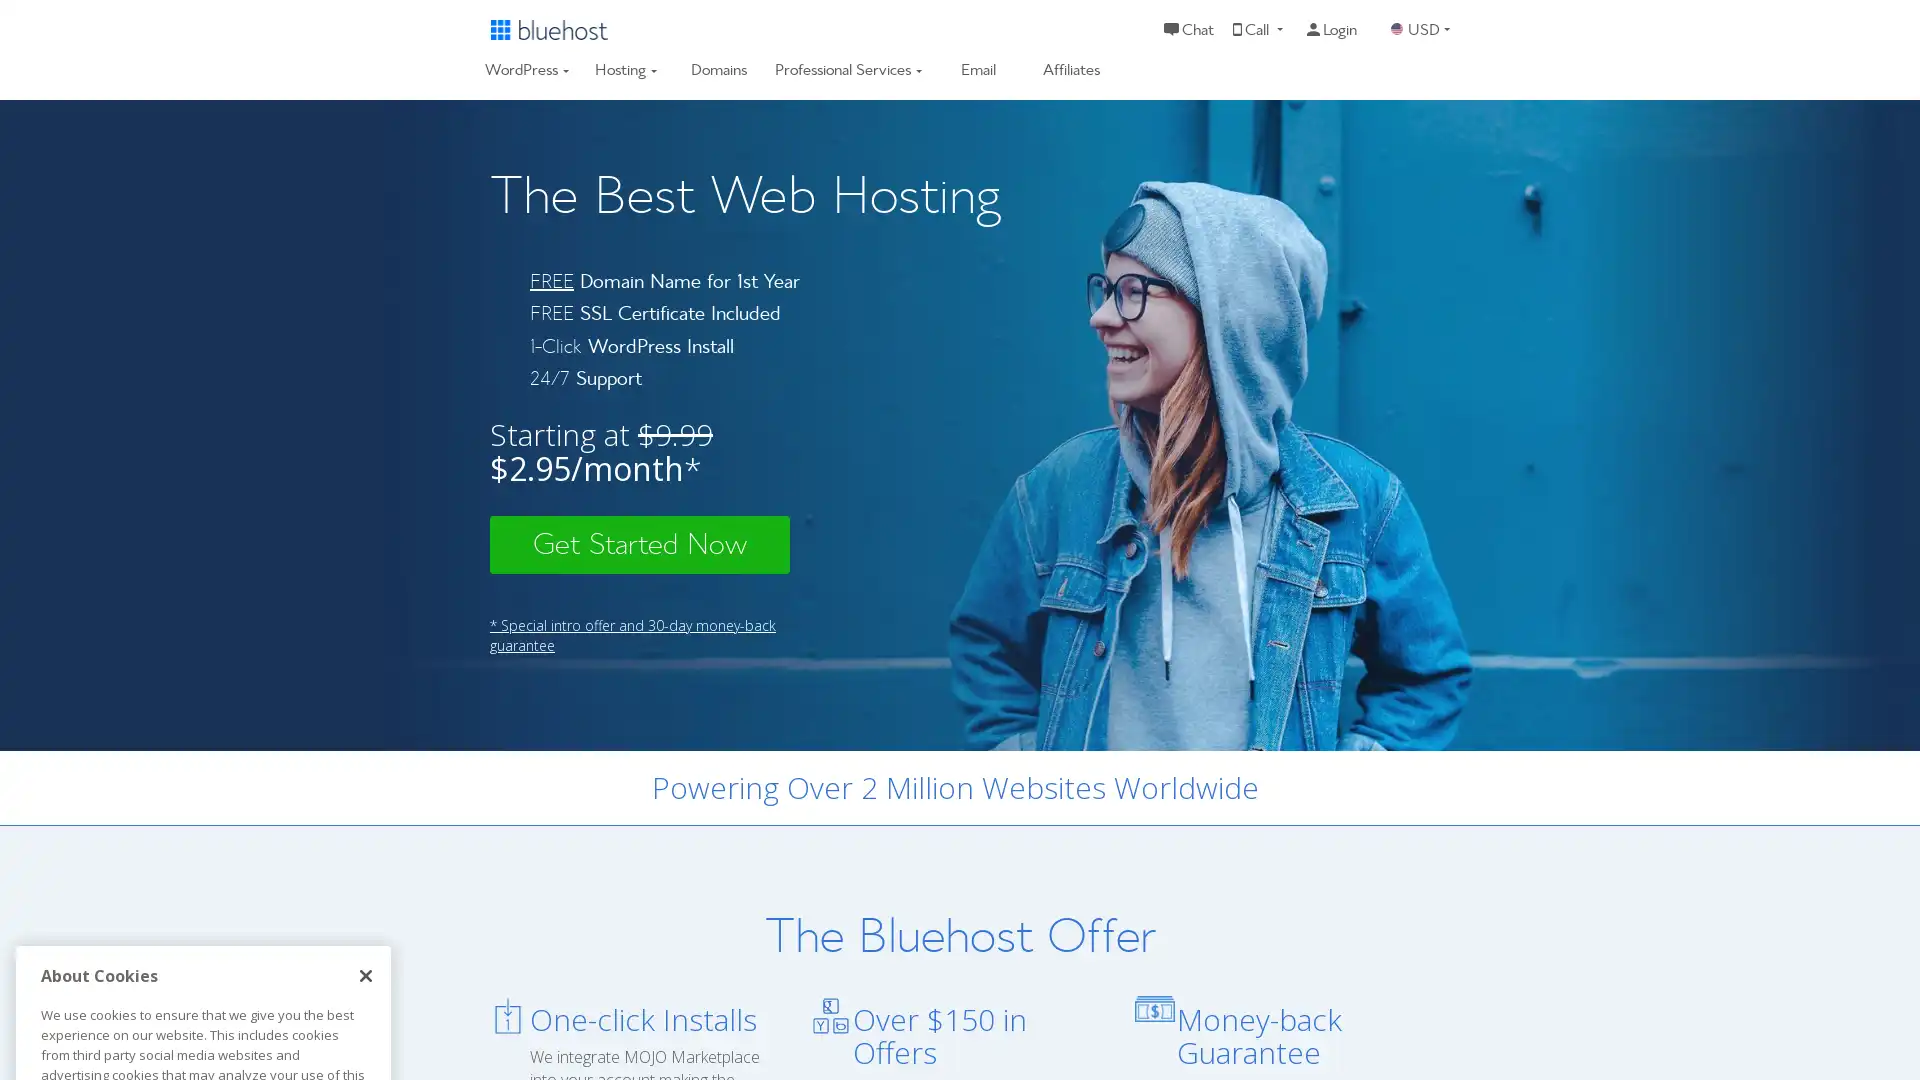 The height and width of the screenshot is (1080, 1920). Describe the element at coordinates (365, 763) in the screenshot. I see `Close` at that location.